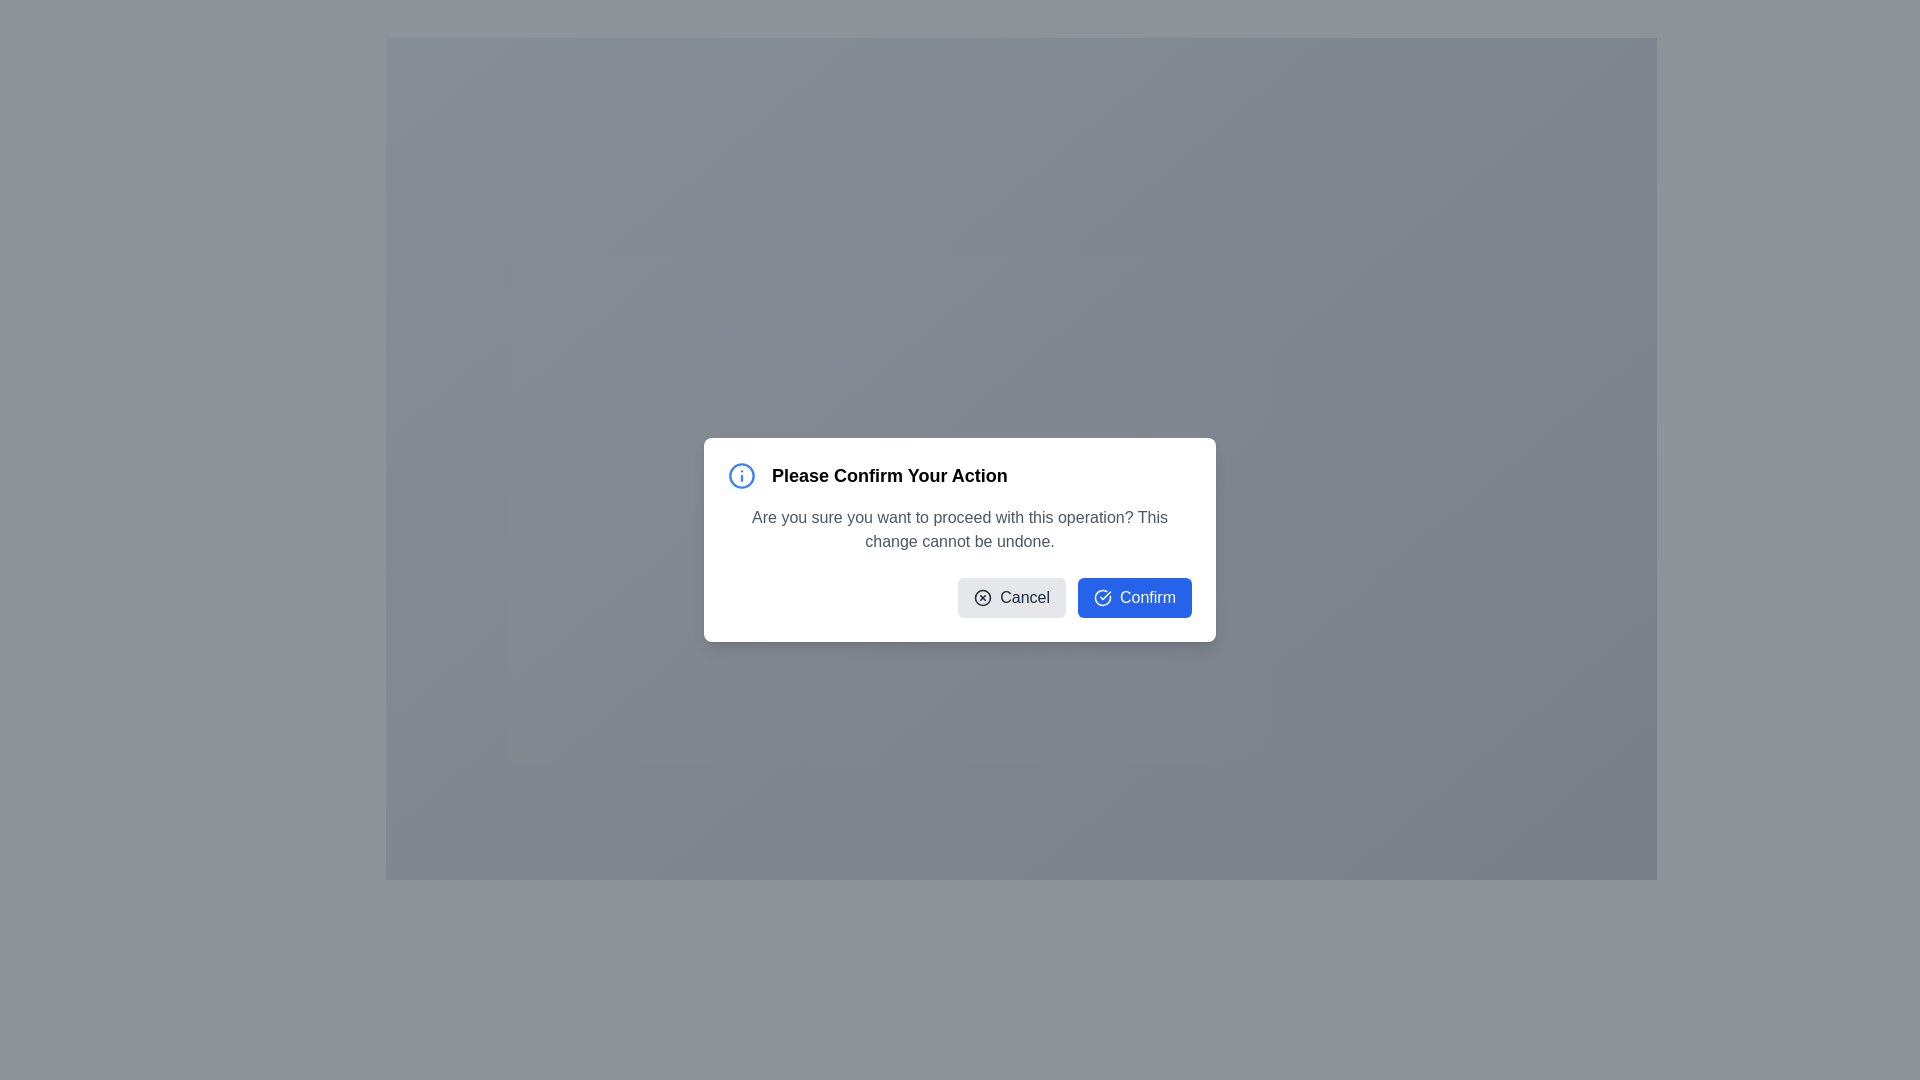 This screenshot has width=1920, height=1080. I want to click on the cancel icon, which is a small circular icon with a cross in the center, located within the 'Cancel' button of the confirmation dialog titled 'Please Confirm Your Action', so click(983, 596).